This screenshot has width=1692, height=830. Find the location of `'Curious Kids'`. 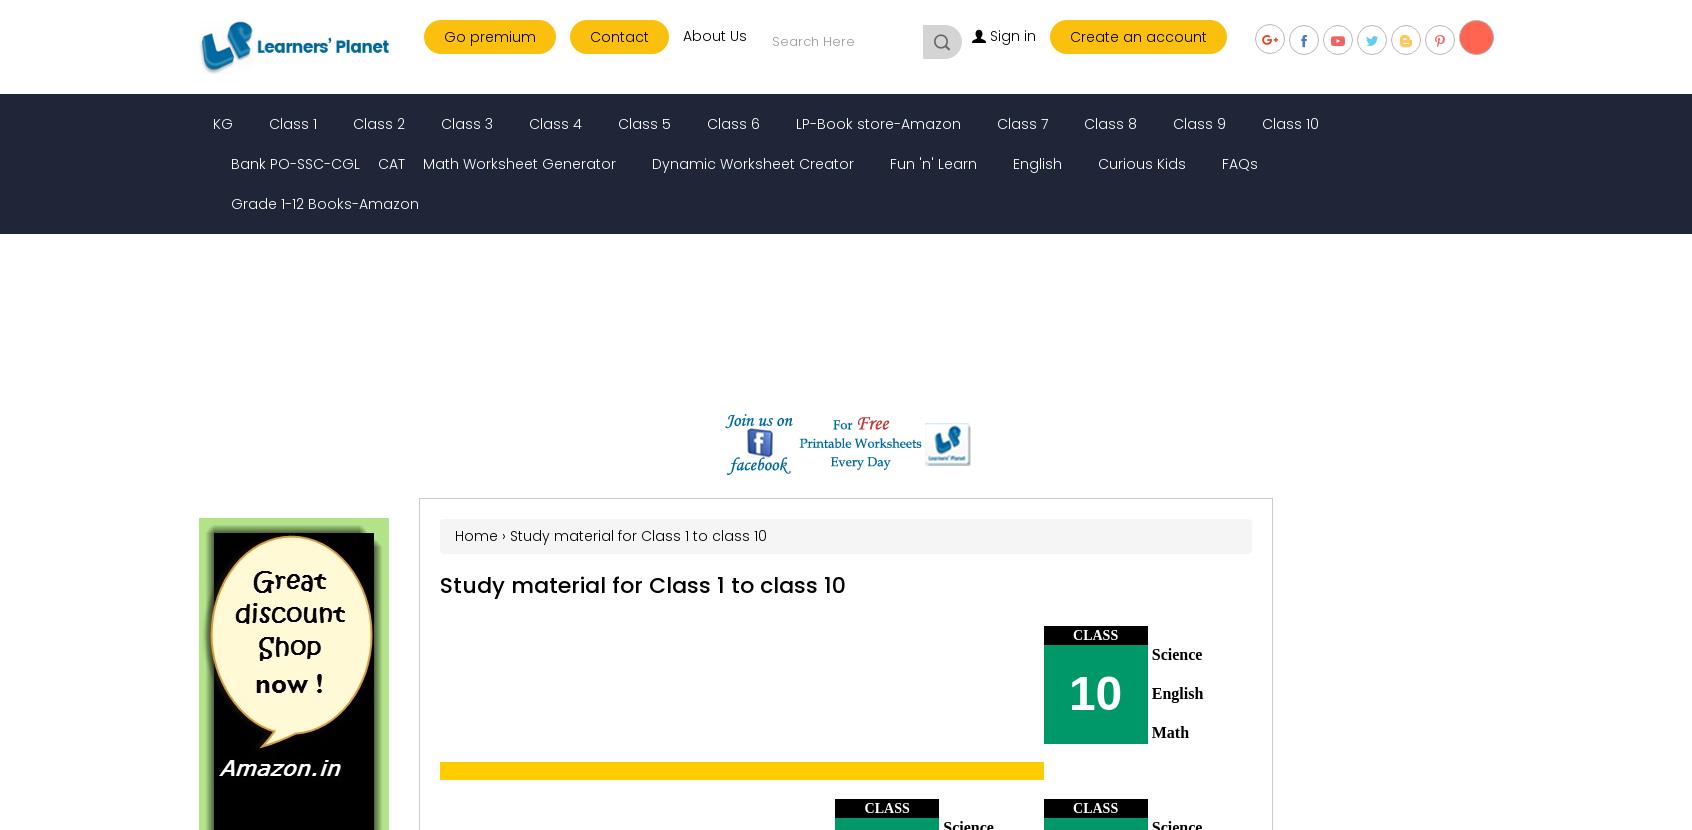

'Curious Kids' is located at coordinates (1140, 163).